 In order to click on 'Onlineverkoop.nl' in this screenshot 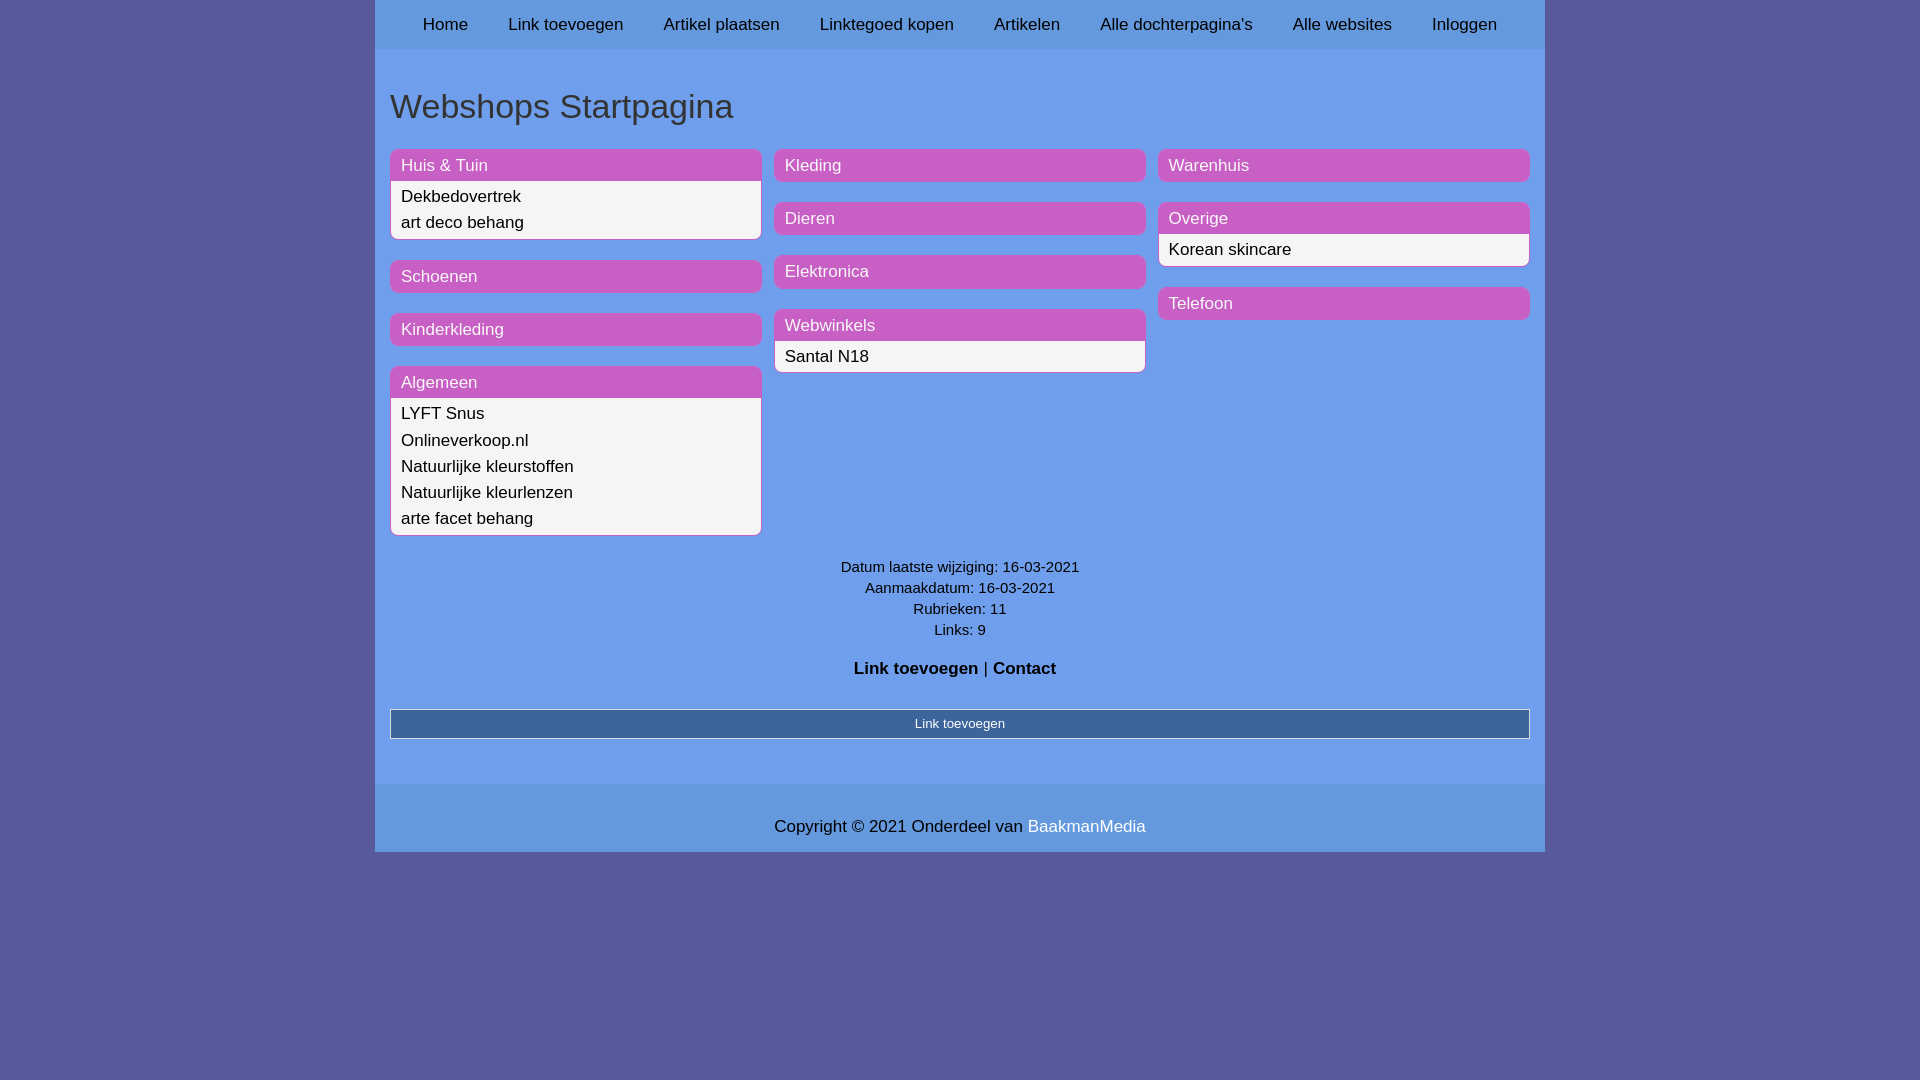, I will do `click(464, 439)`.